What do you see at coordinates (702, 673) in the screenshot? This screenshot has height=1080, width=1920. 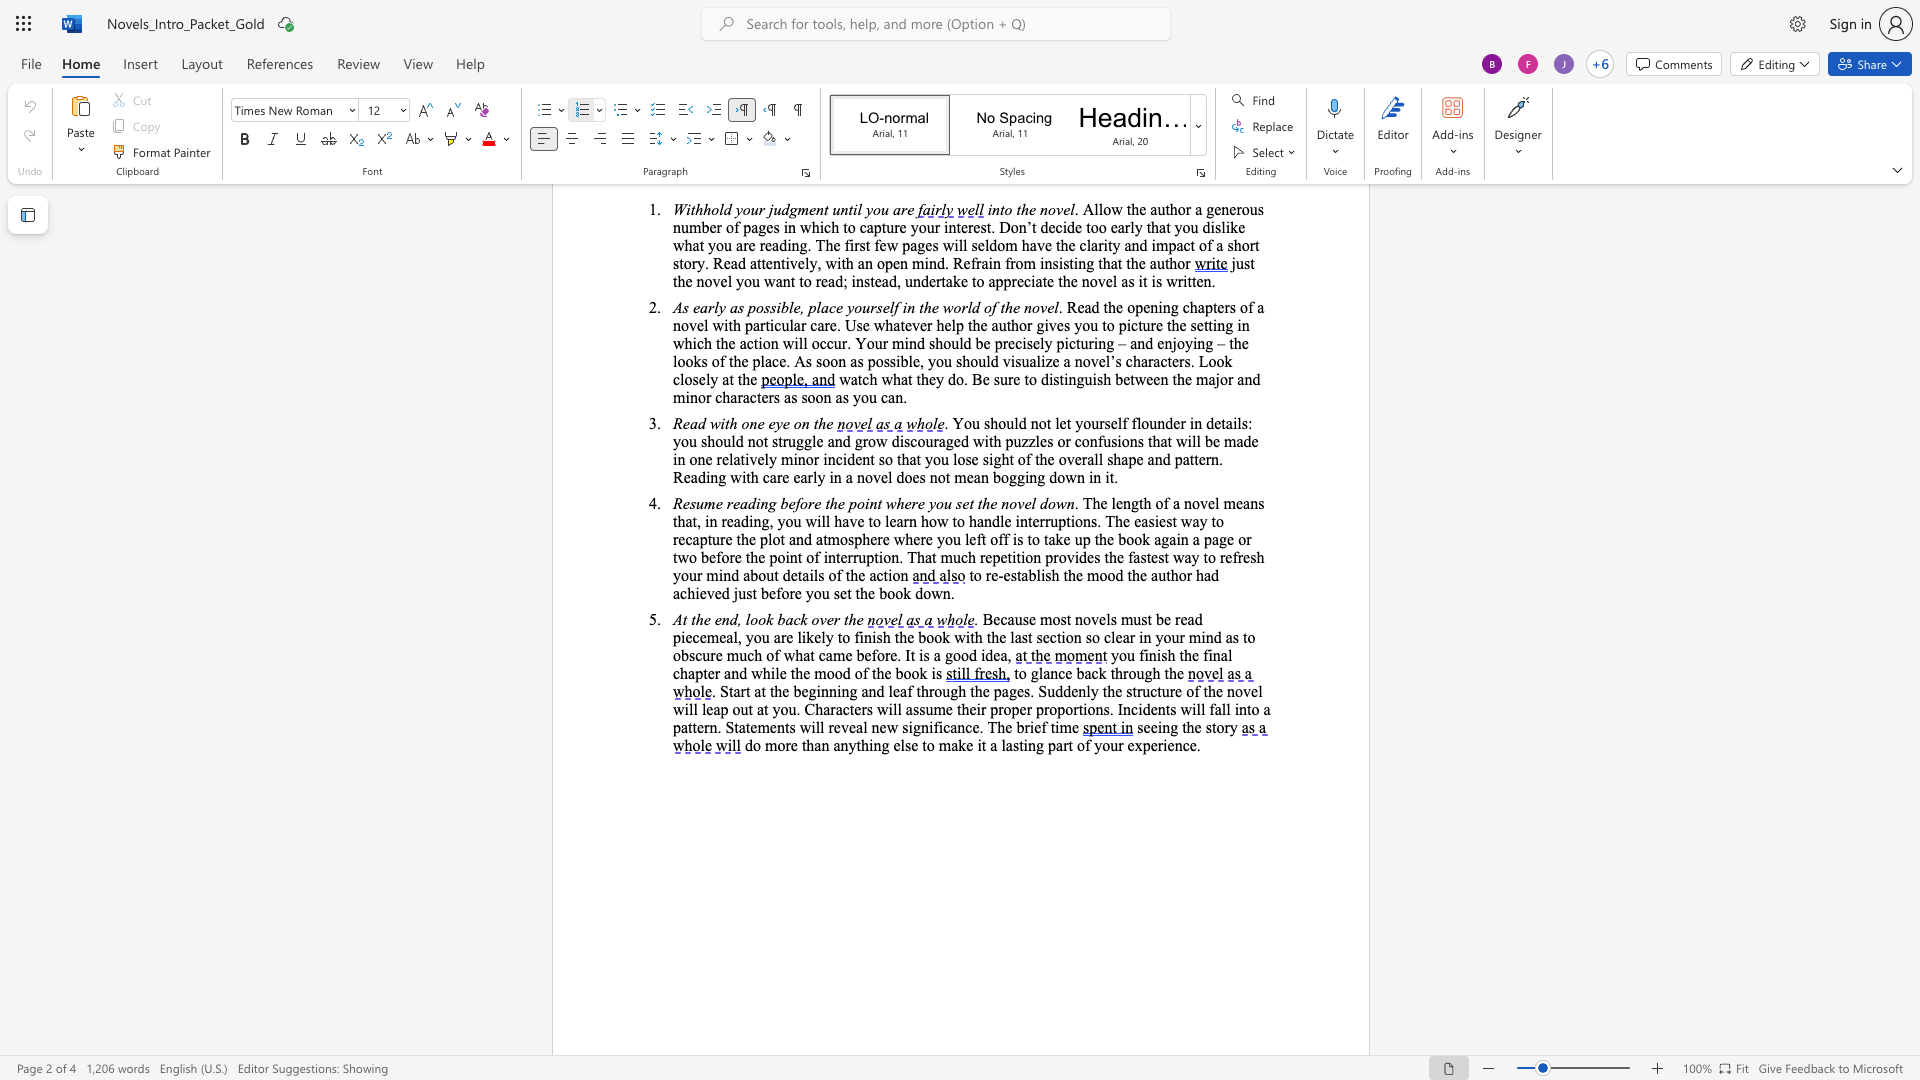 I see `the space between the continuous character "p" and "t" in the text` at bounding box center [702, 673].